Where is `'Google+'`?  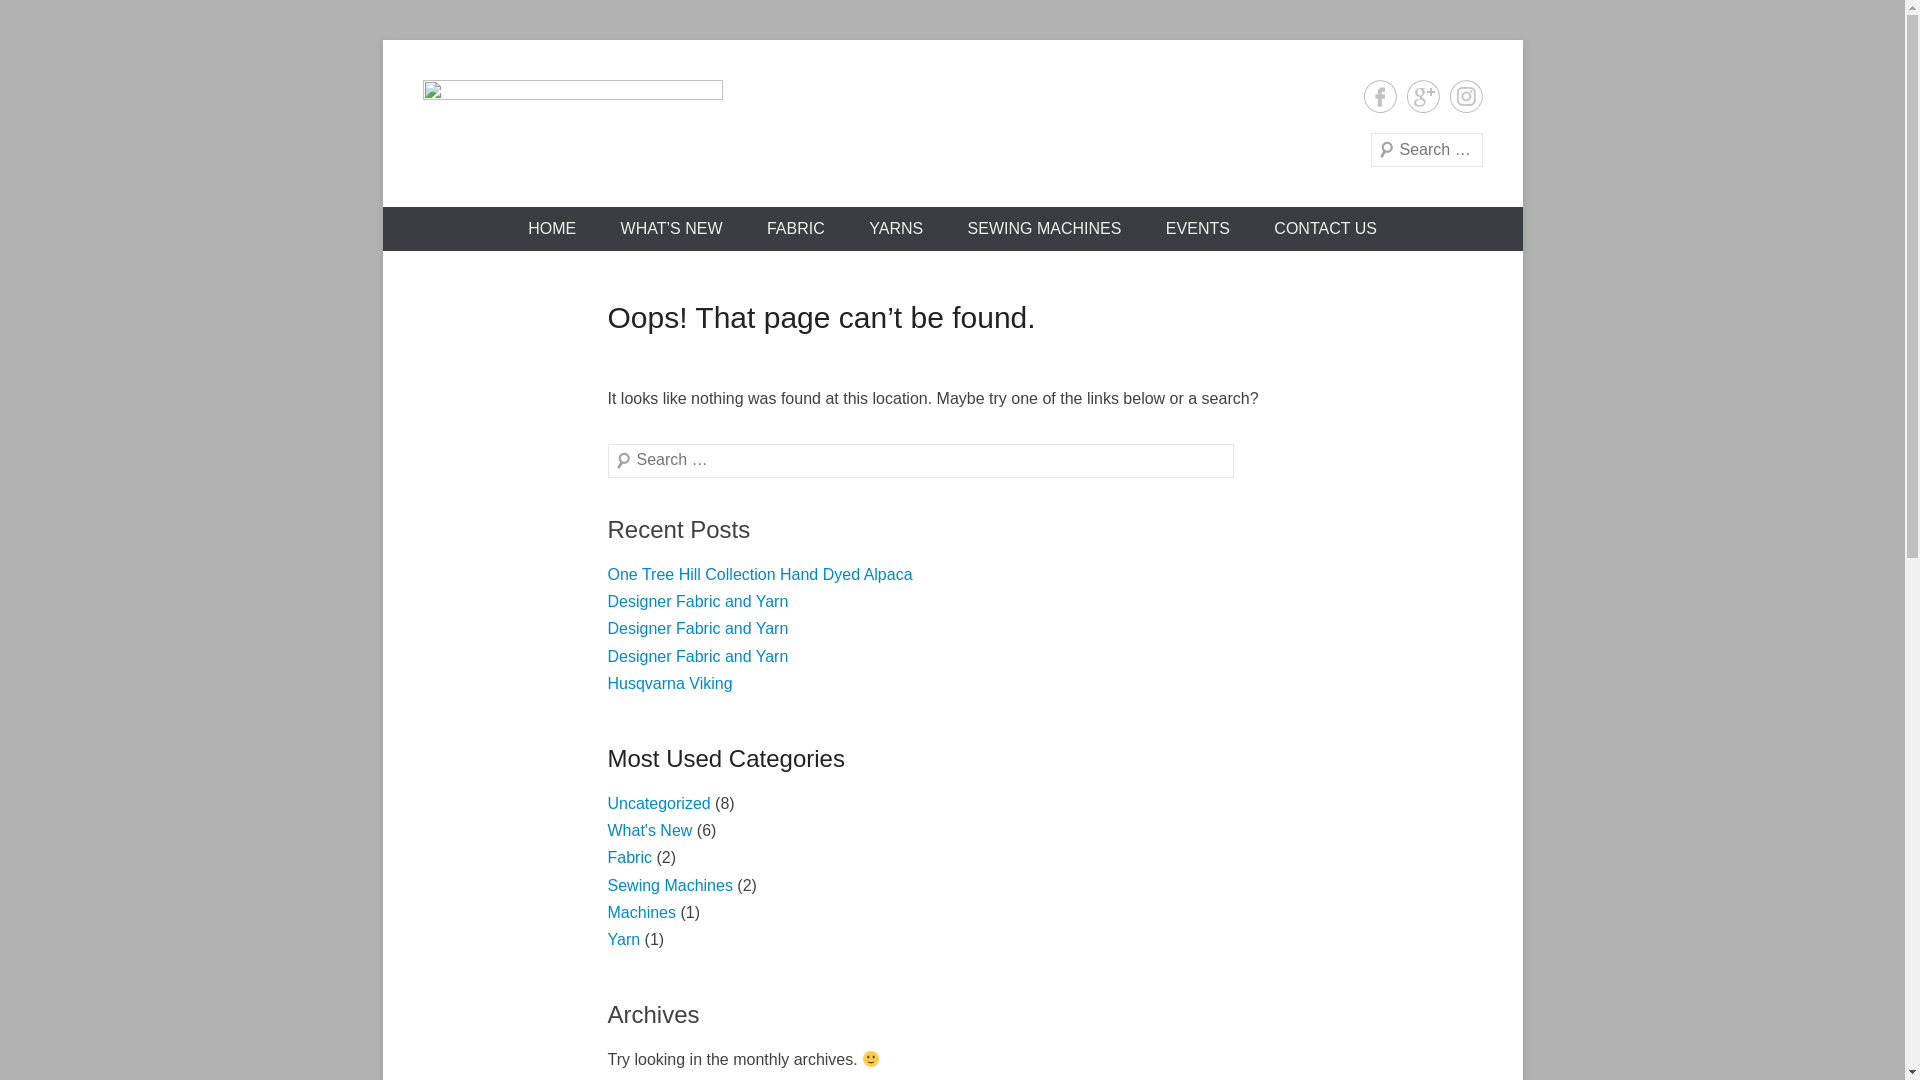 'Google+' is located at coordinates (1421, 96).